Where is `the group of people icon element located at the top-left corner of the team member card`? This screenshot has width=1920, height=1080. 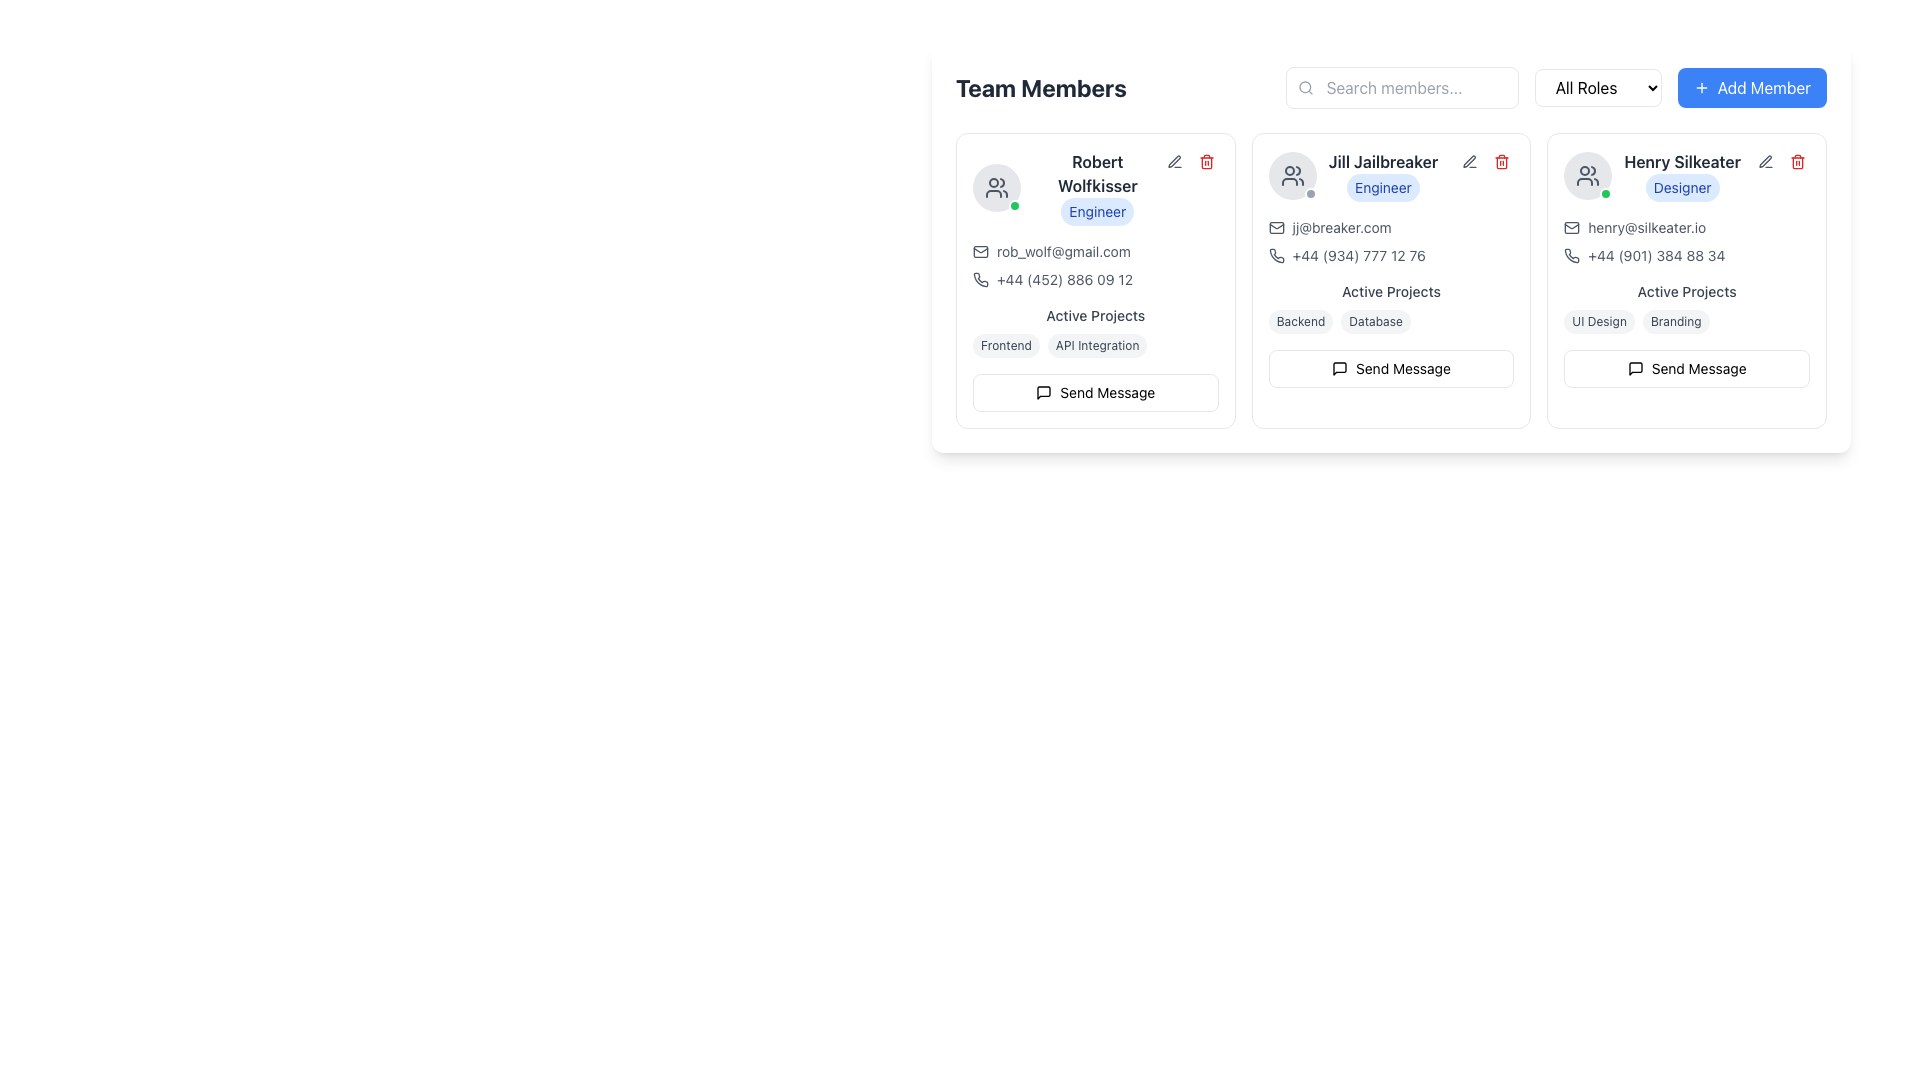 the group of people icon element located at the top-left corner of the team member card is located at coordinates (997, 188).